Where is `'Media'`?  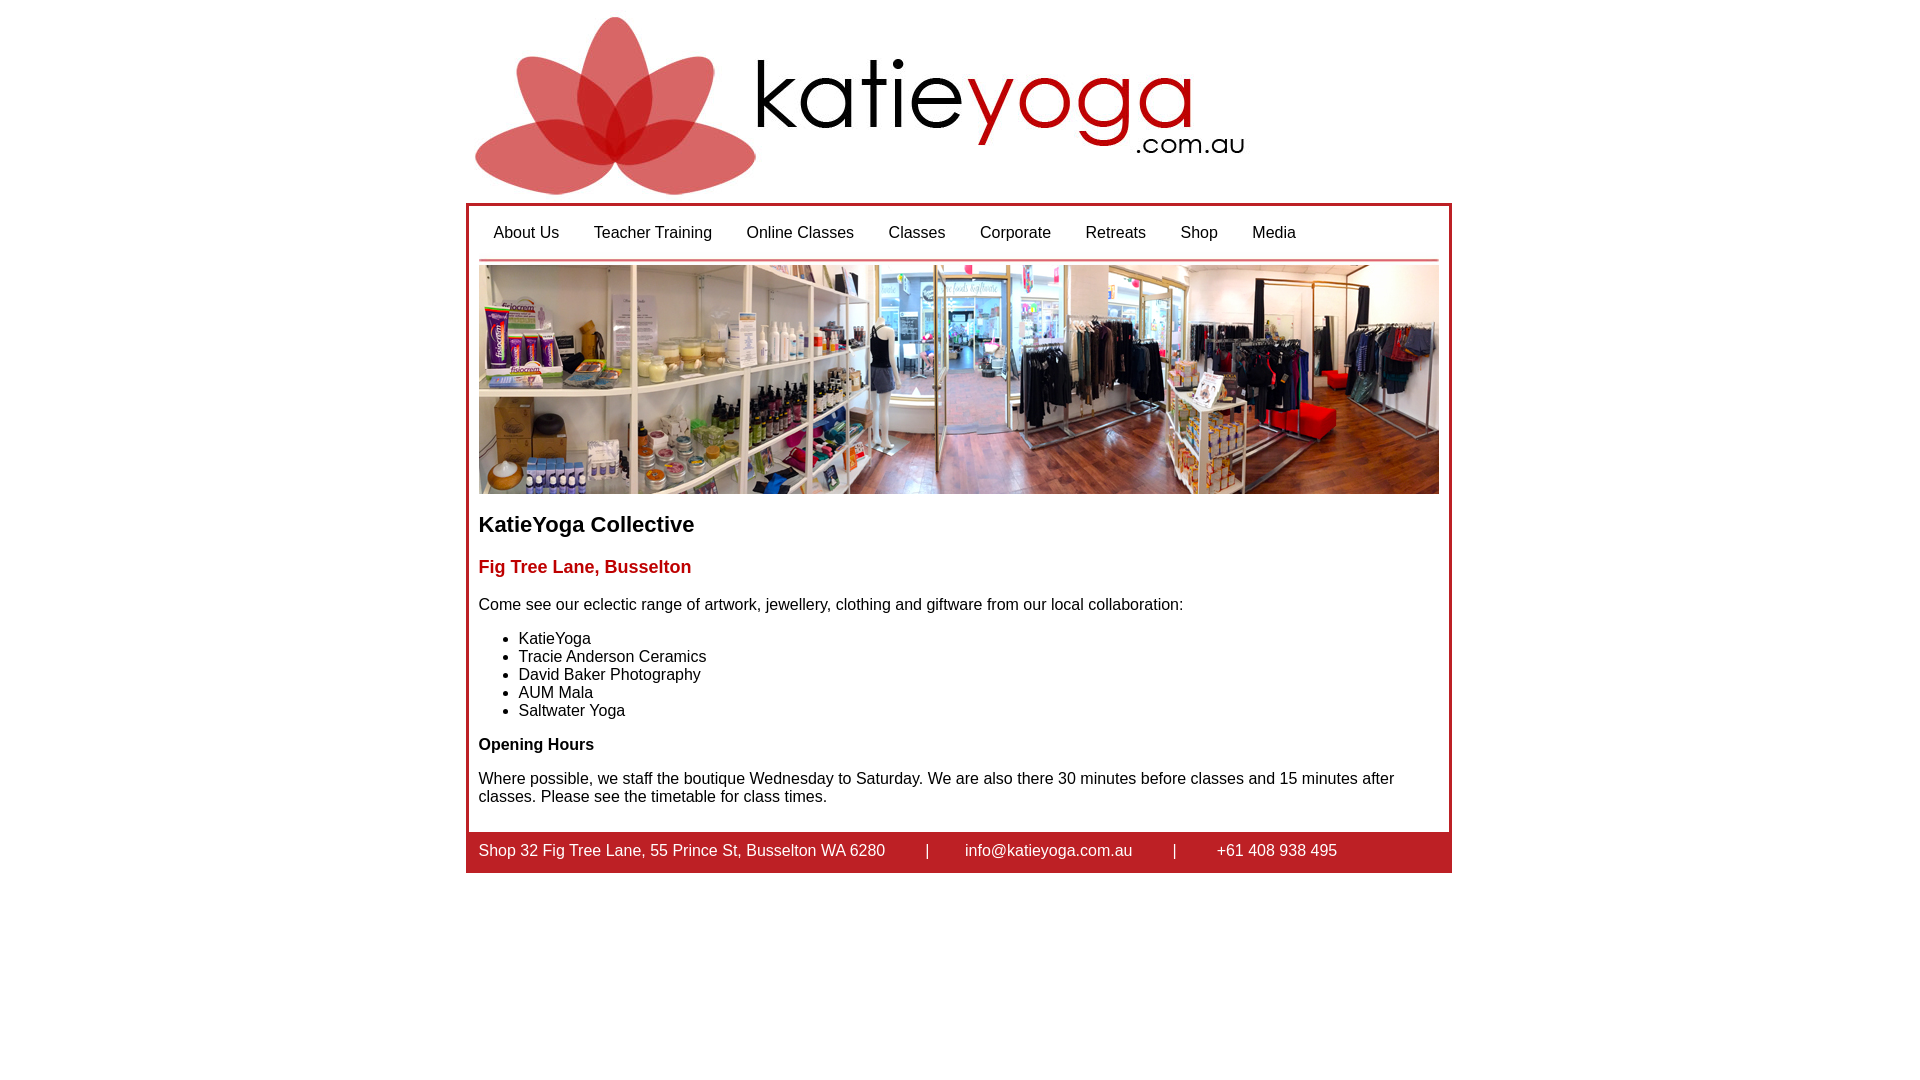 'Media' is located at coordinates (1272, 231).